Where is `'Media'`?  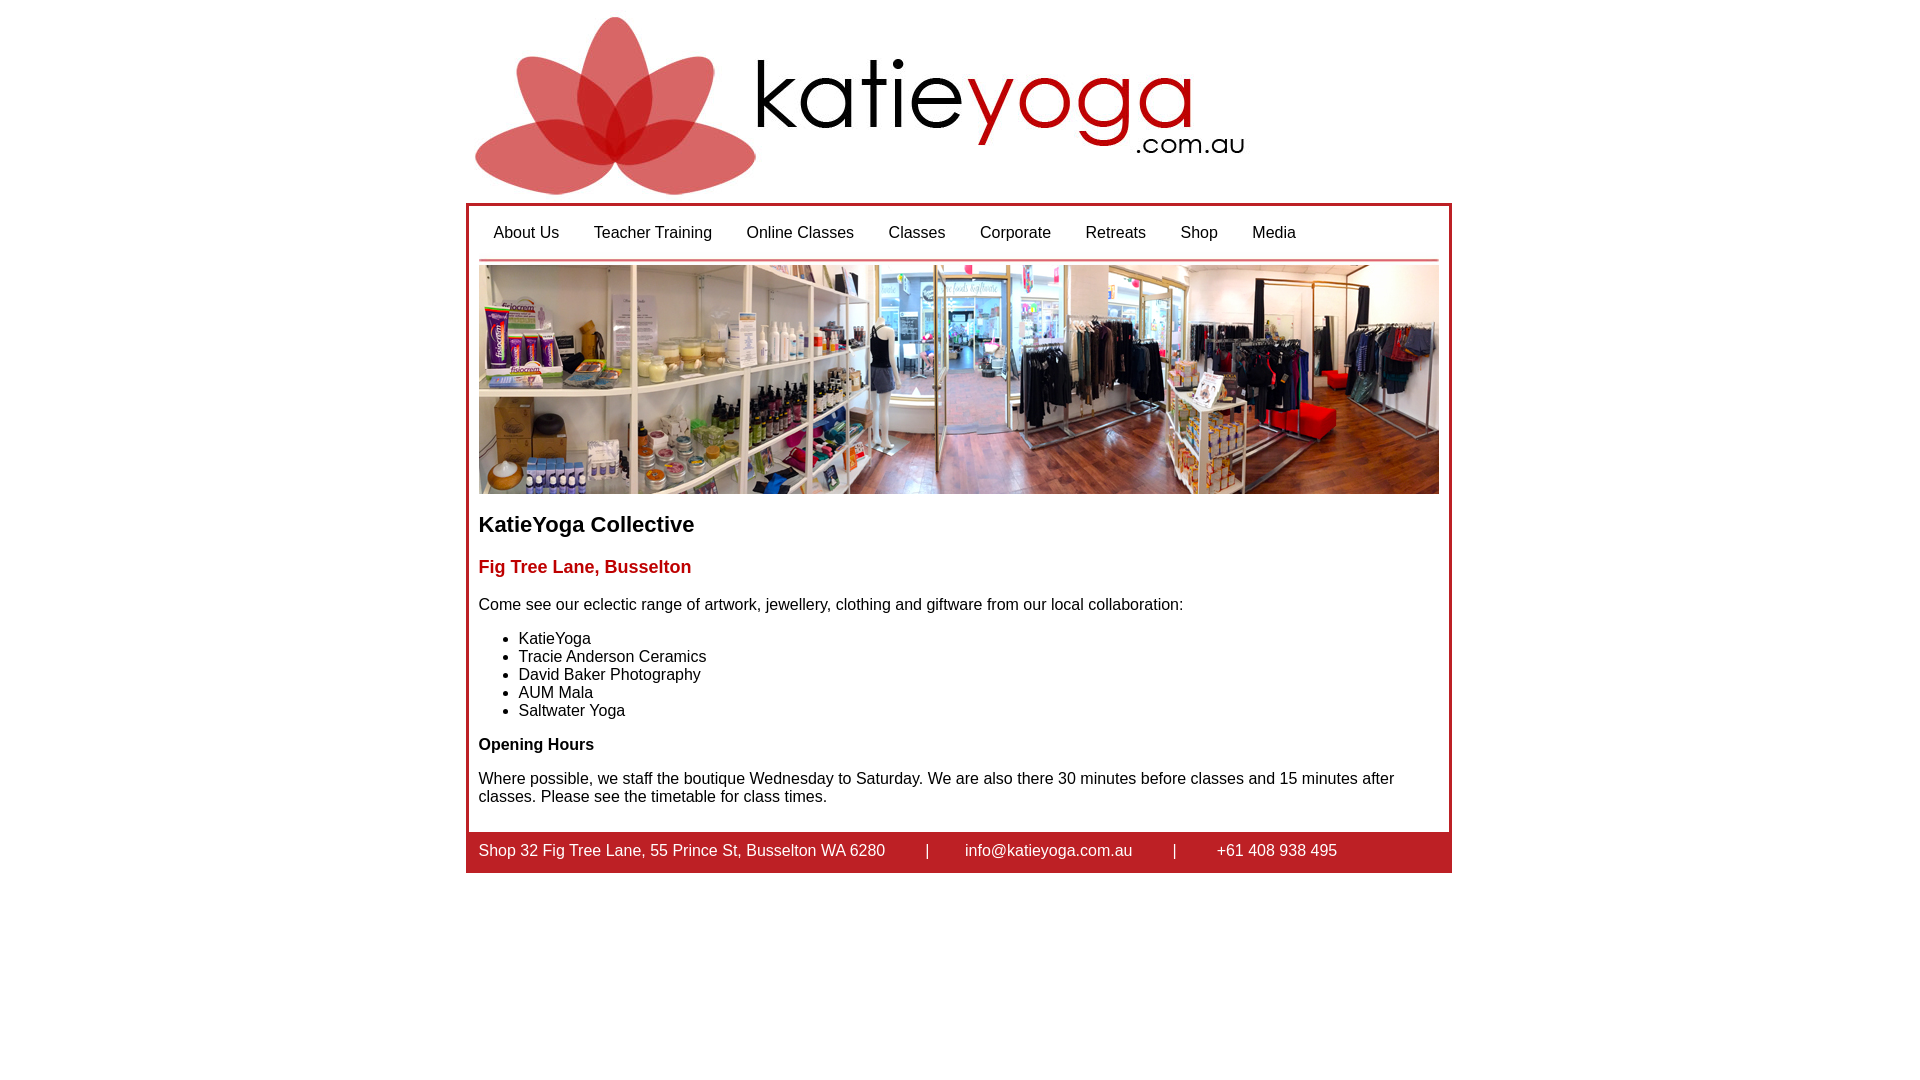 'Media' is located at coordinates (1272, 231).